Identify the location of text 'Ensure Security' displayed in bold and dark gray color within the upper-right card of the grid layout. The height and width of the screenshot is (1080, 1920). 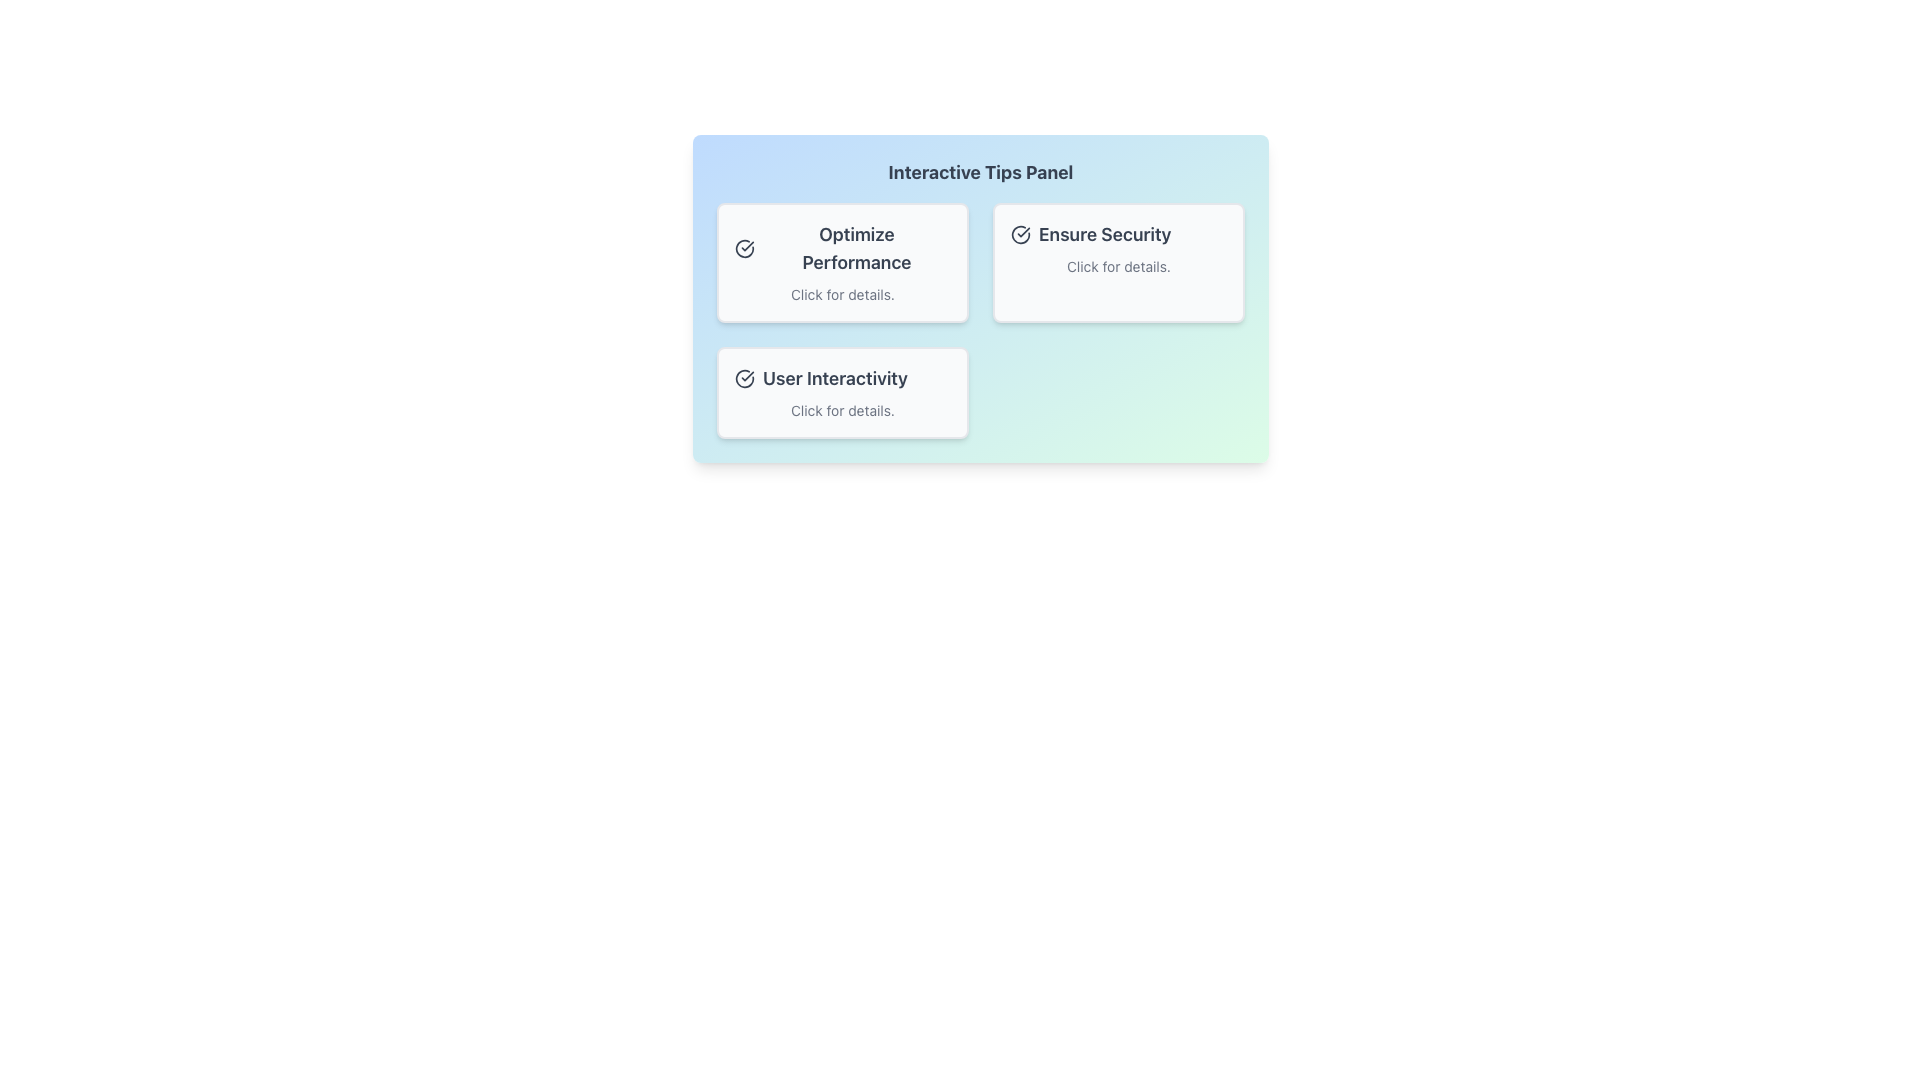
(1117, 234).